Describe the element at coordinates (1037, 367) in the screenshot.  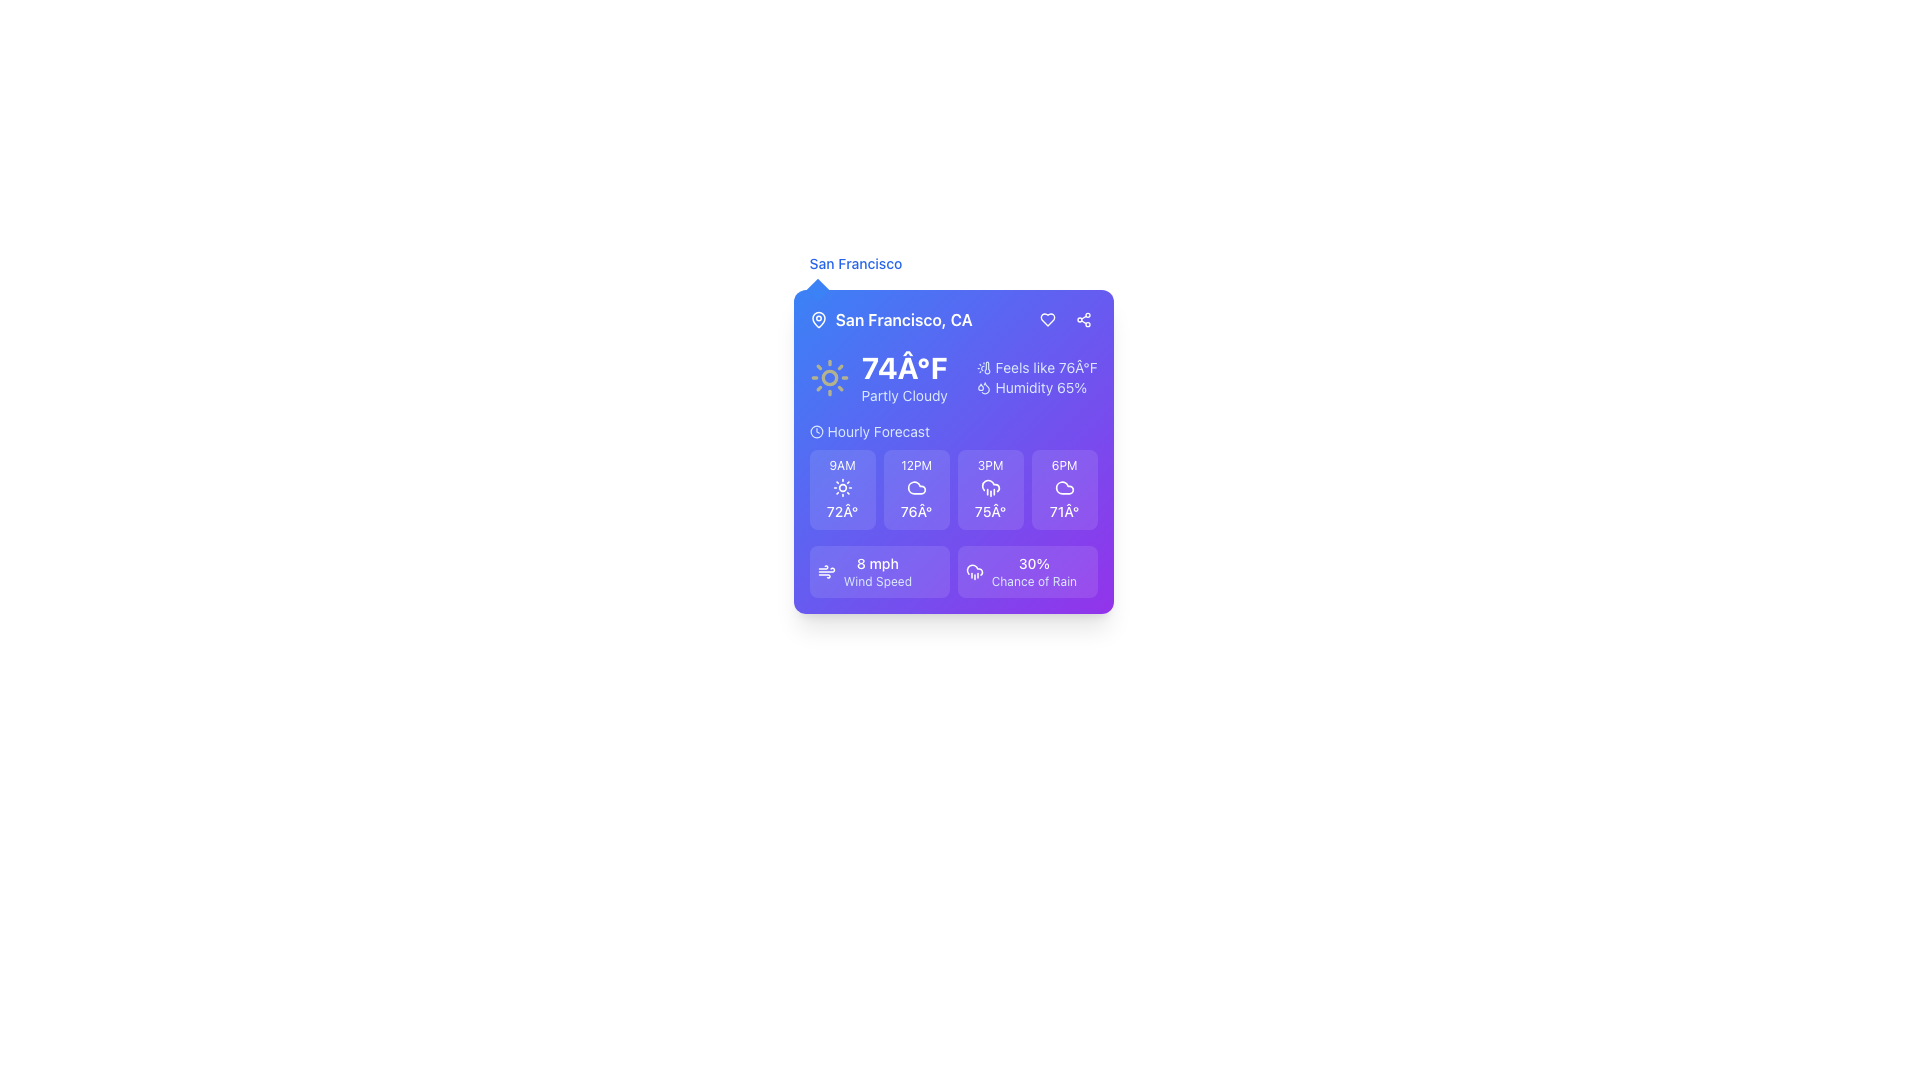
I see `the Text label with icon that displays the apparent temperature in the top right portion of the weather card interface` at that location.